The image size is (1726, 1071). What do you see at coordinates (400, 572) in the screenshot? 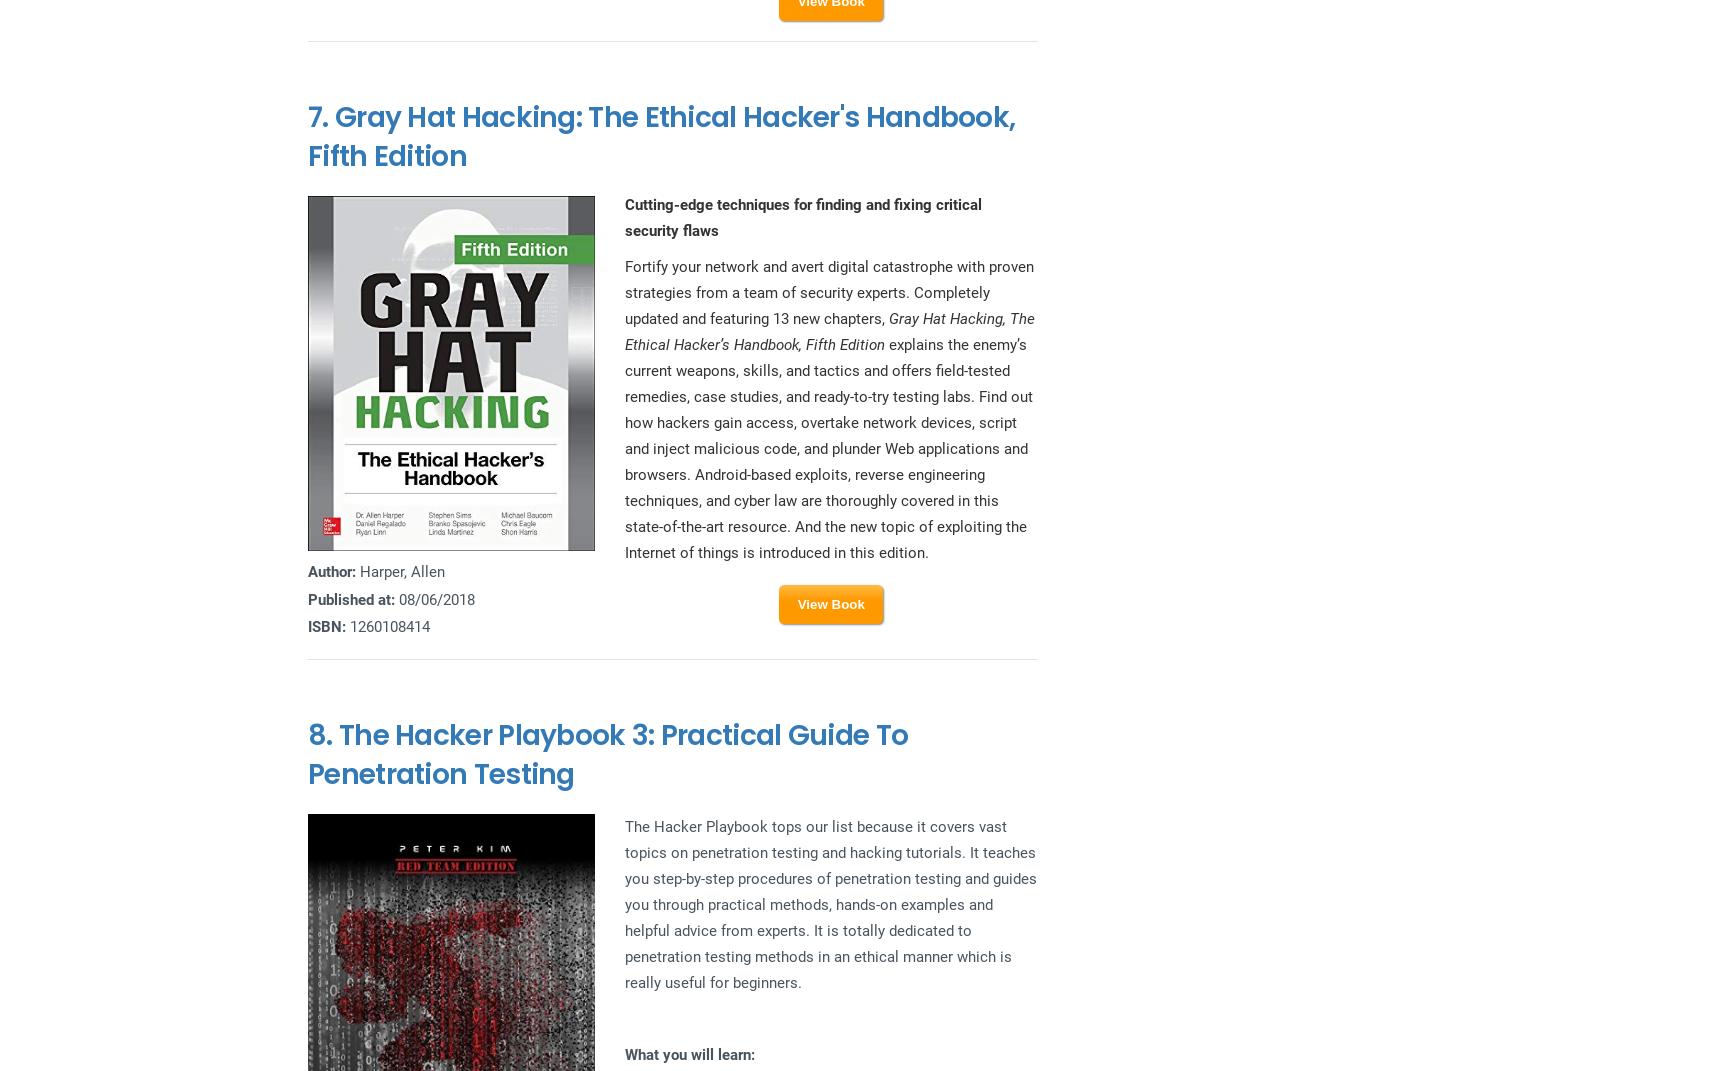
I see `'Harper, Allen'` at bounding box center [400, 572].